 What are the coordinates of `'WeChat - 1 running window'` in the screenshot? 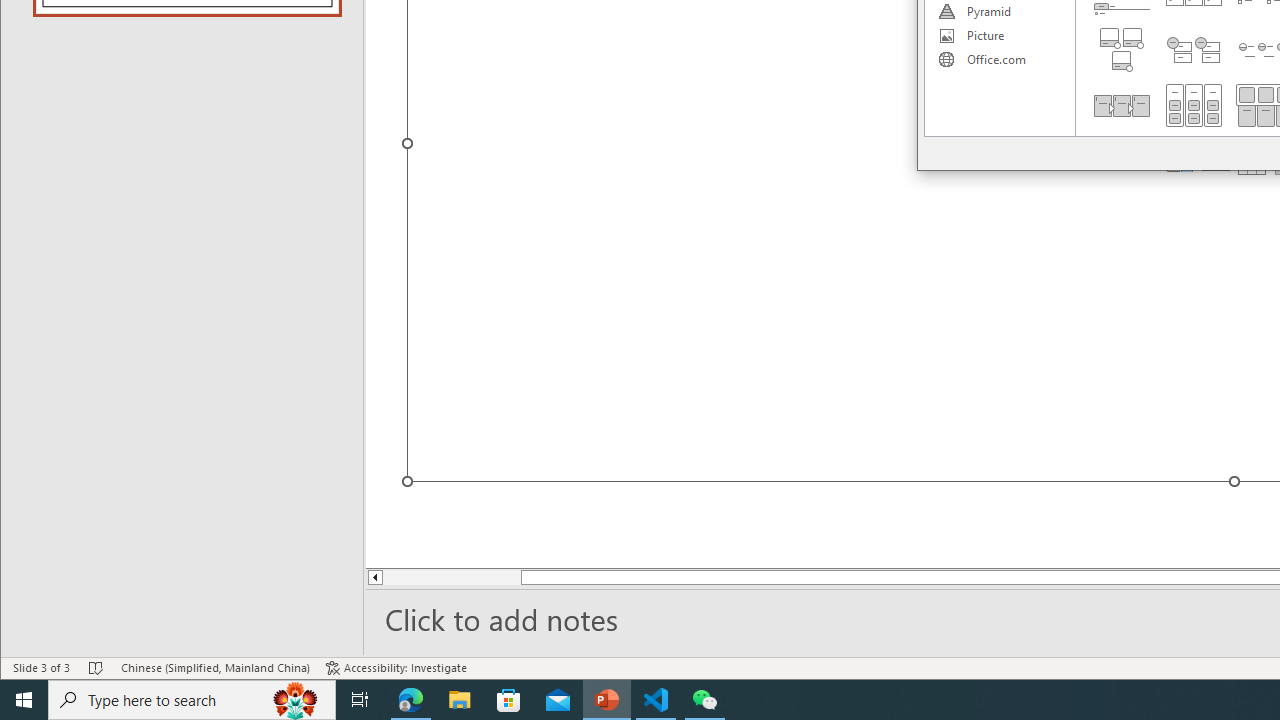 It's located at (705, 698).